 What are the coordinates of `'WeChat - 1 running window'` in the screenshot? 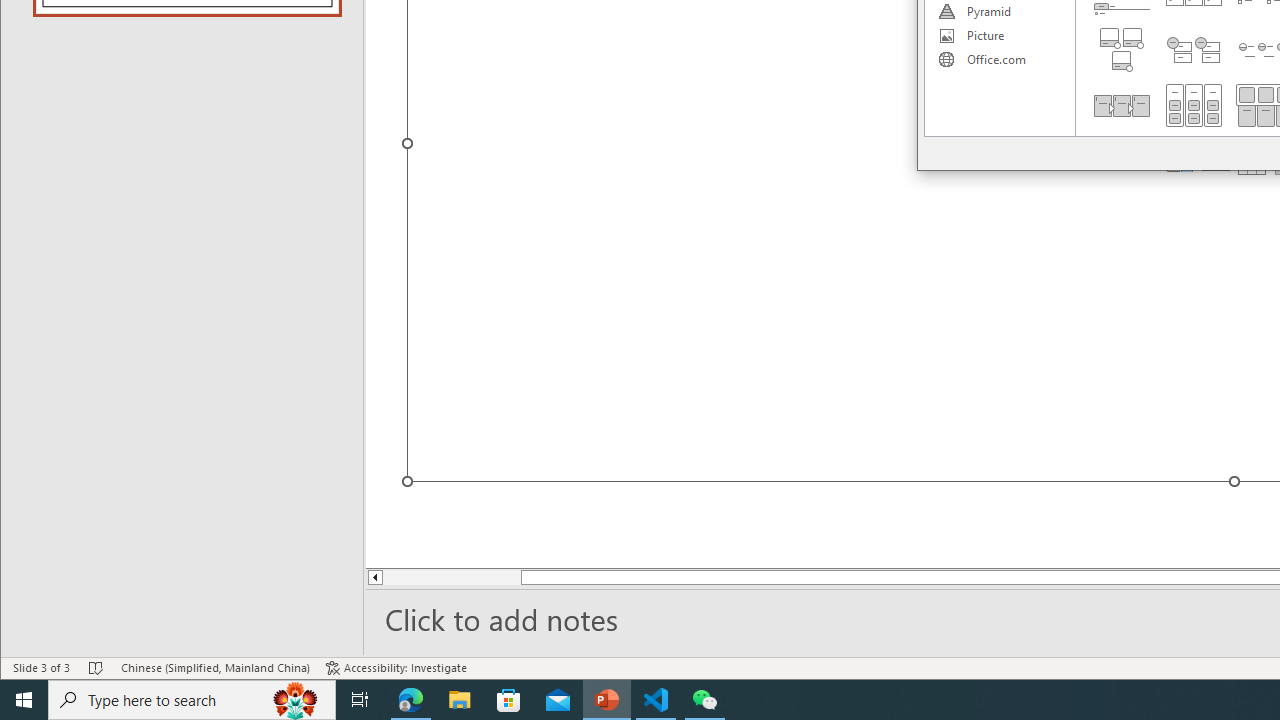 It's located at (705, 698).